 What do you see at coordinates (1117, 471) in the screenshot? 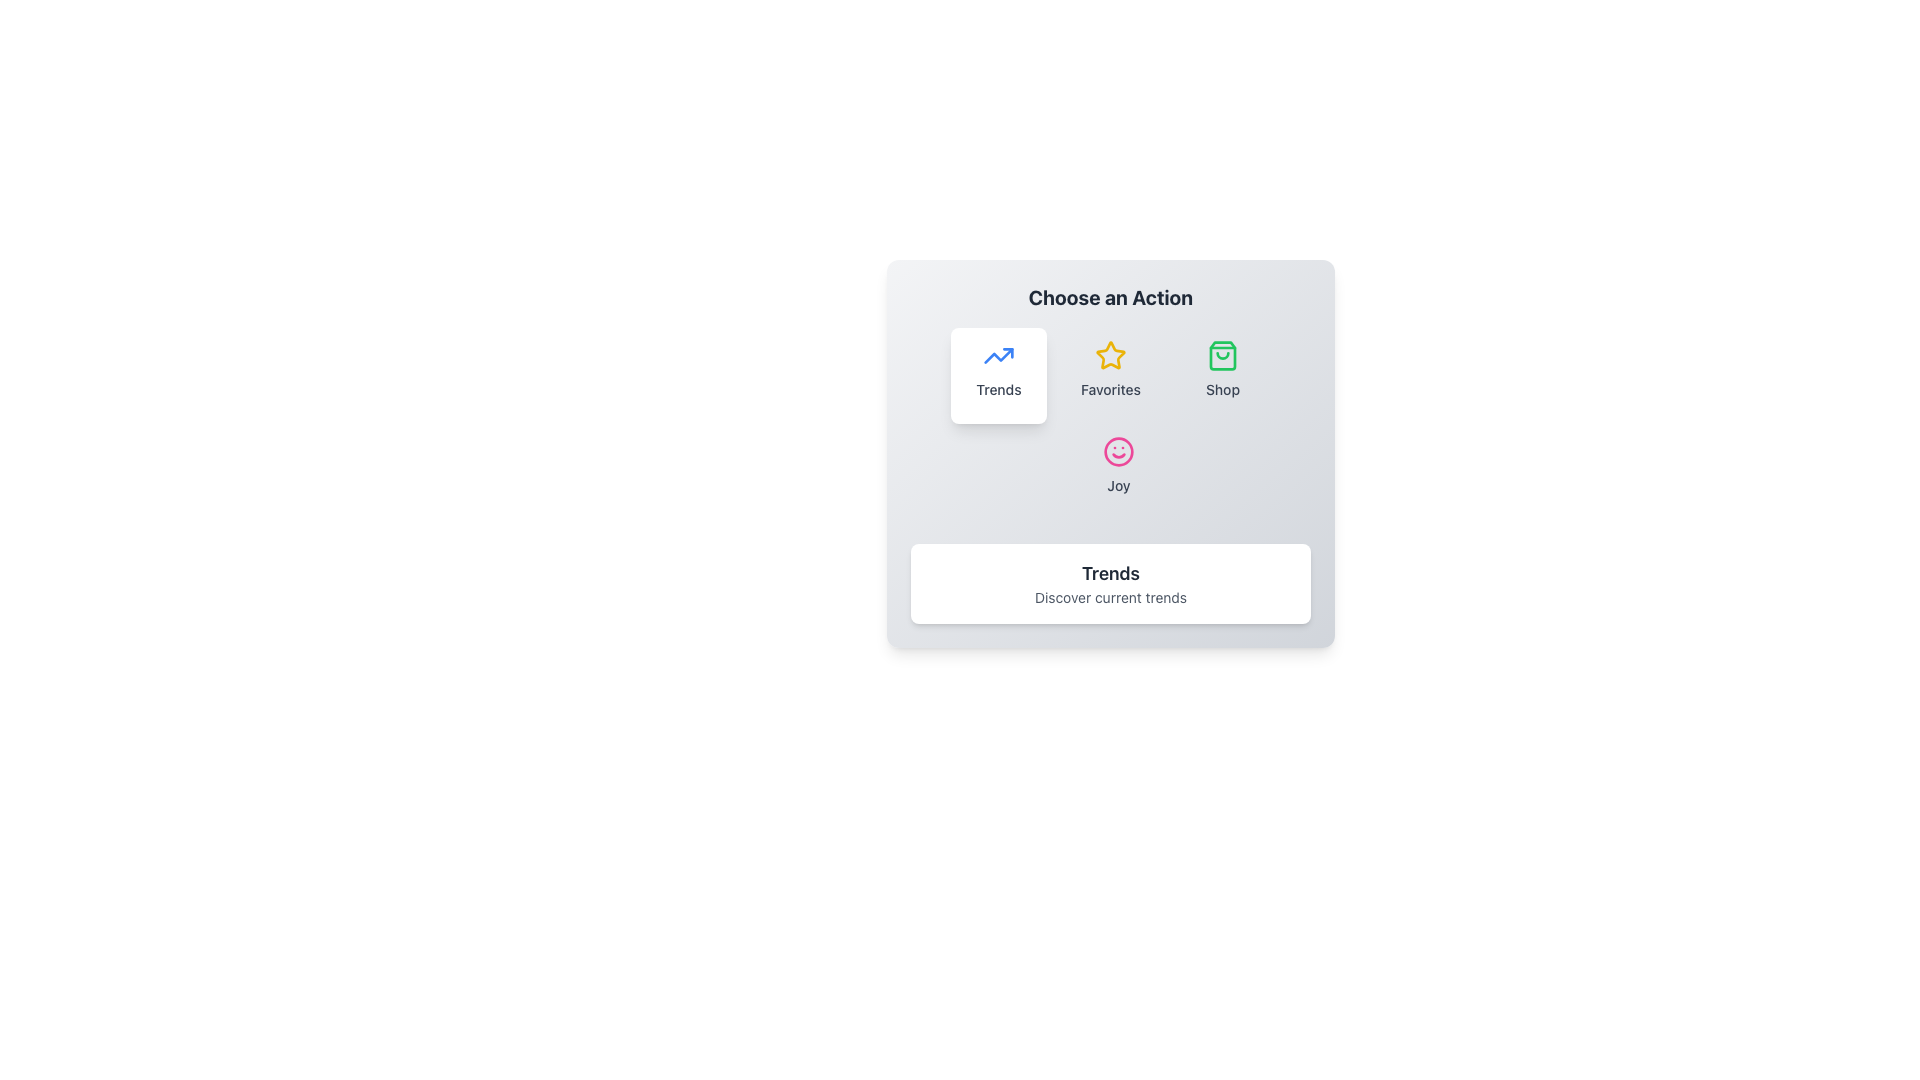
I see `the 'Joy' button, which is the fourth element in the lower row of selectable icons` at bounding box center [1117, 471].